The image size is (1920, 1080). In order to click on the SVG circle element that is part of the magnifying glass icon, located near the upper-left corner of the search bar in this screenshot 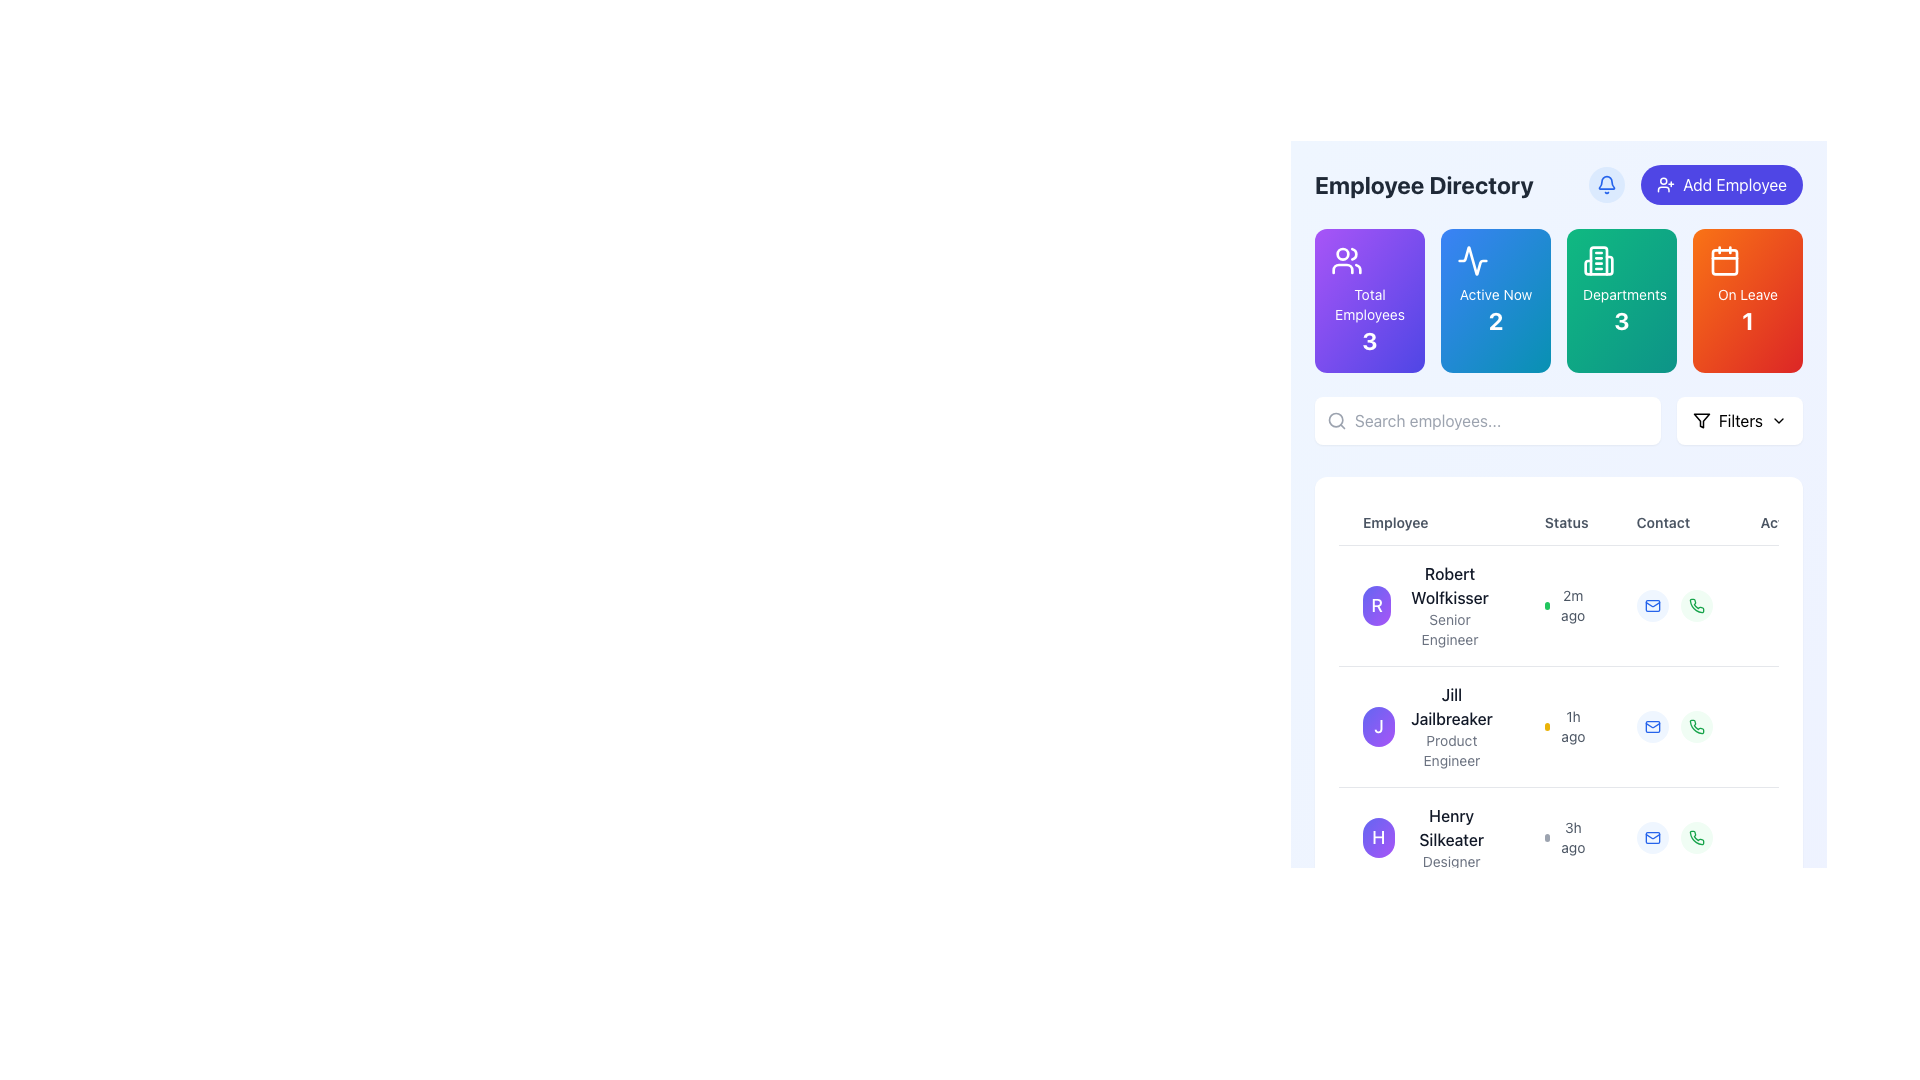, I will do `click(1336, 419)`.